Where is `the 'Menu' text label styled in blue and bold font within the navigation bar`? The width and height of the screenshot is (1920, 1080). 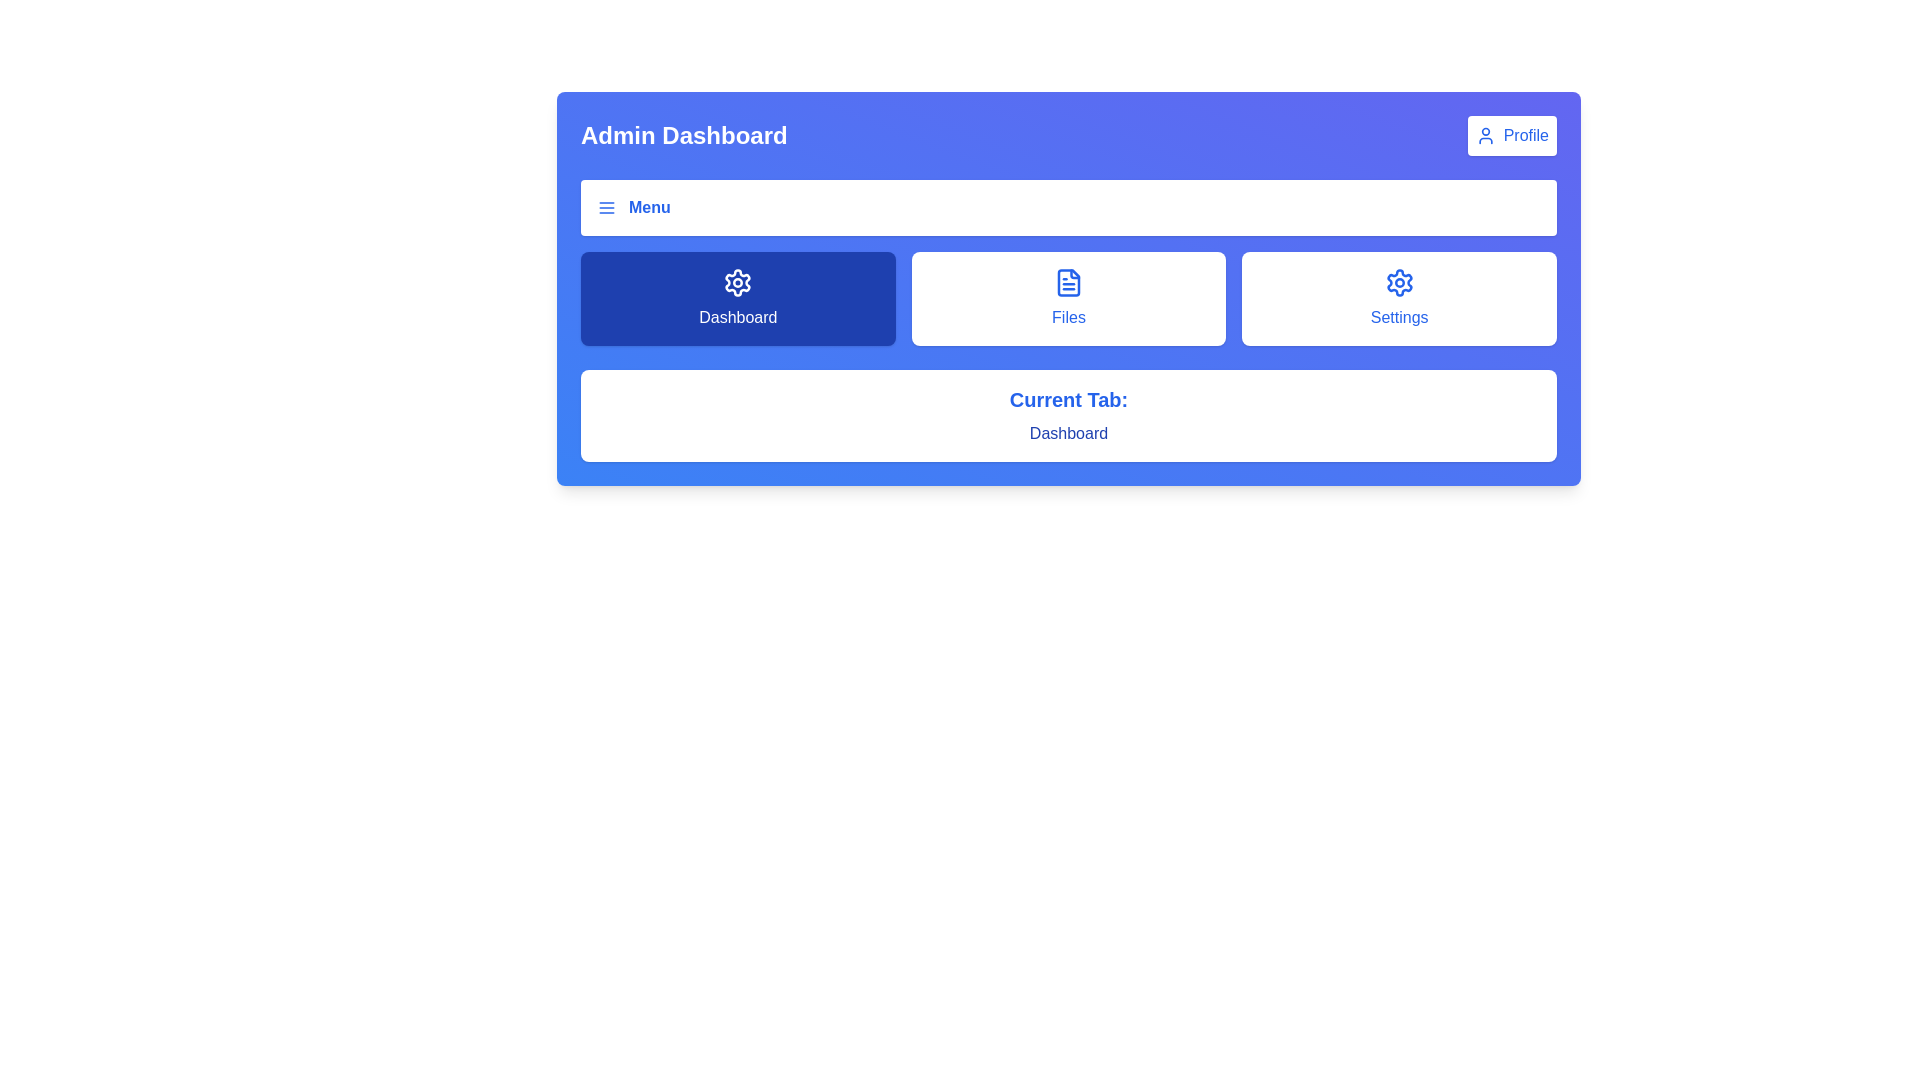
the 'Menu' text label styled in blue and bold font within the navigation bar is located at coordinates (649, 208).